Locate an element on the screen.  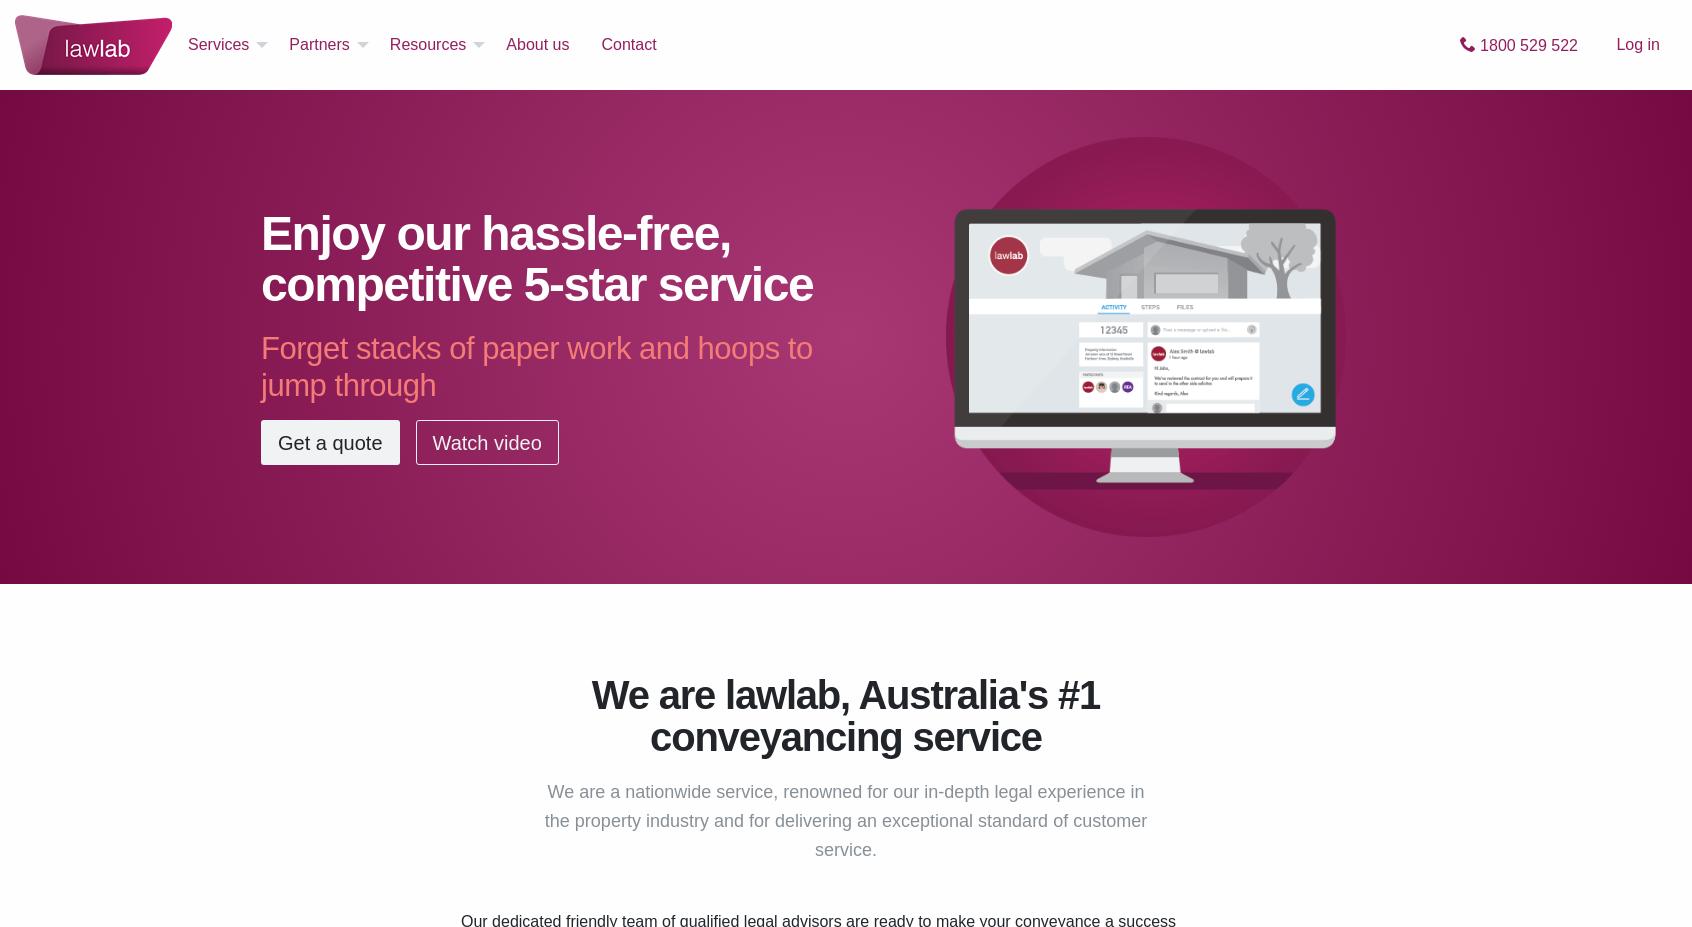
'Contact' is located at coordinates (627, 43).